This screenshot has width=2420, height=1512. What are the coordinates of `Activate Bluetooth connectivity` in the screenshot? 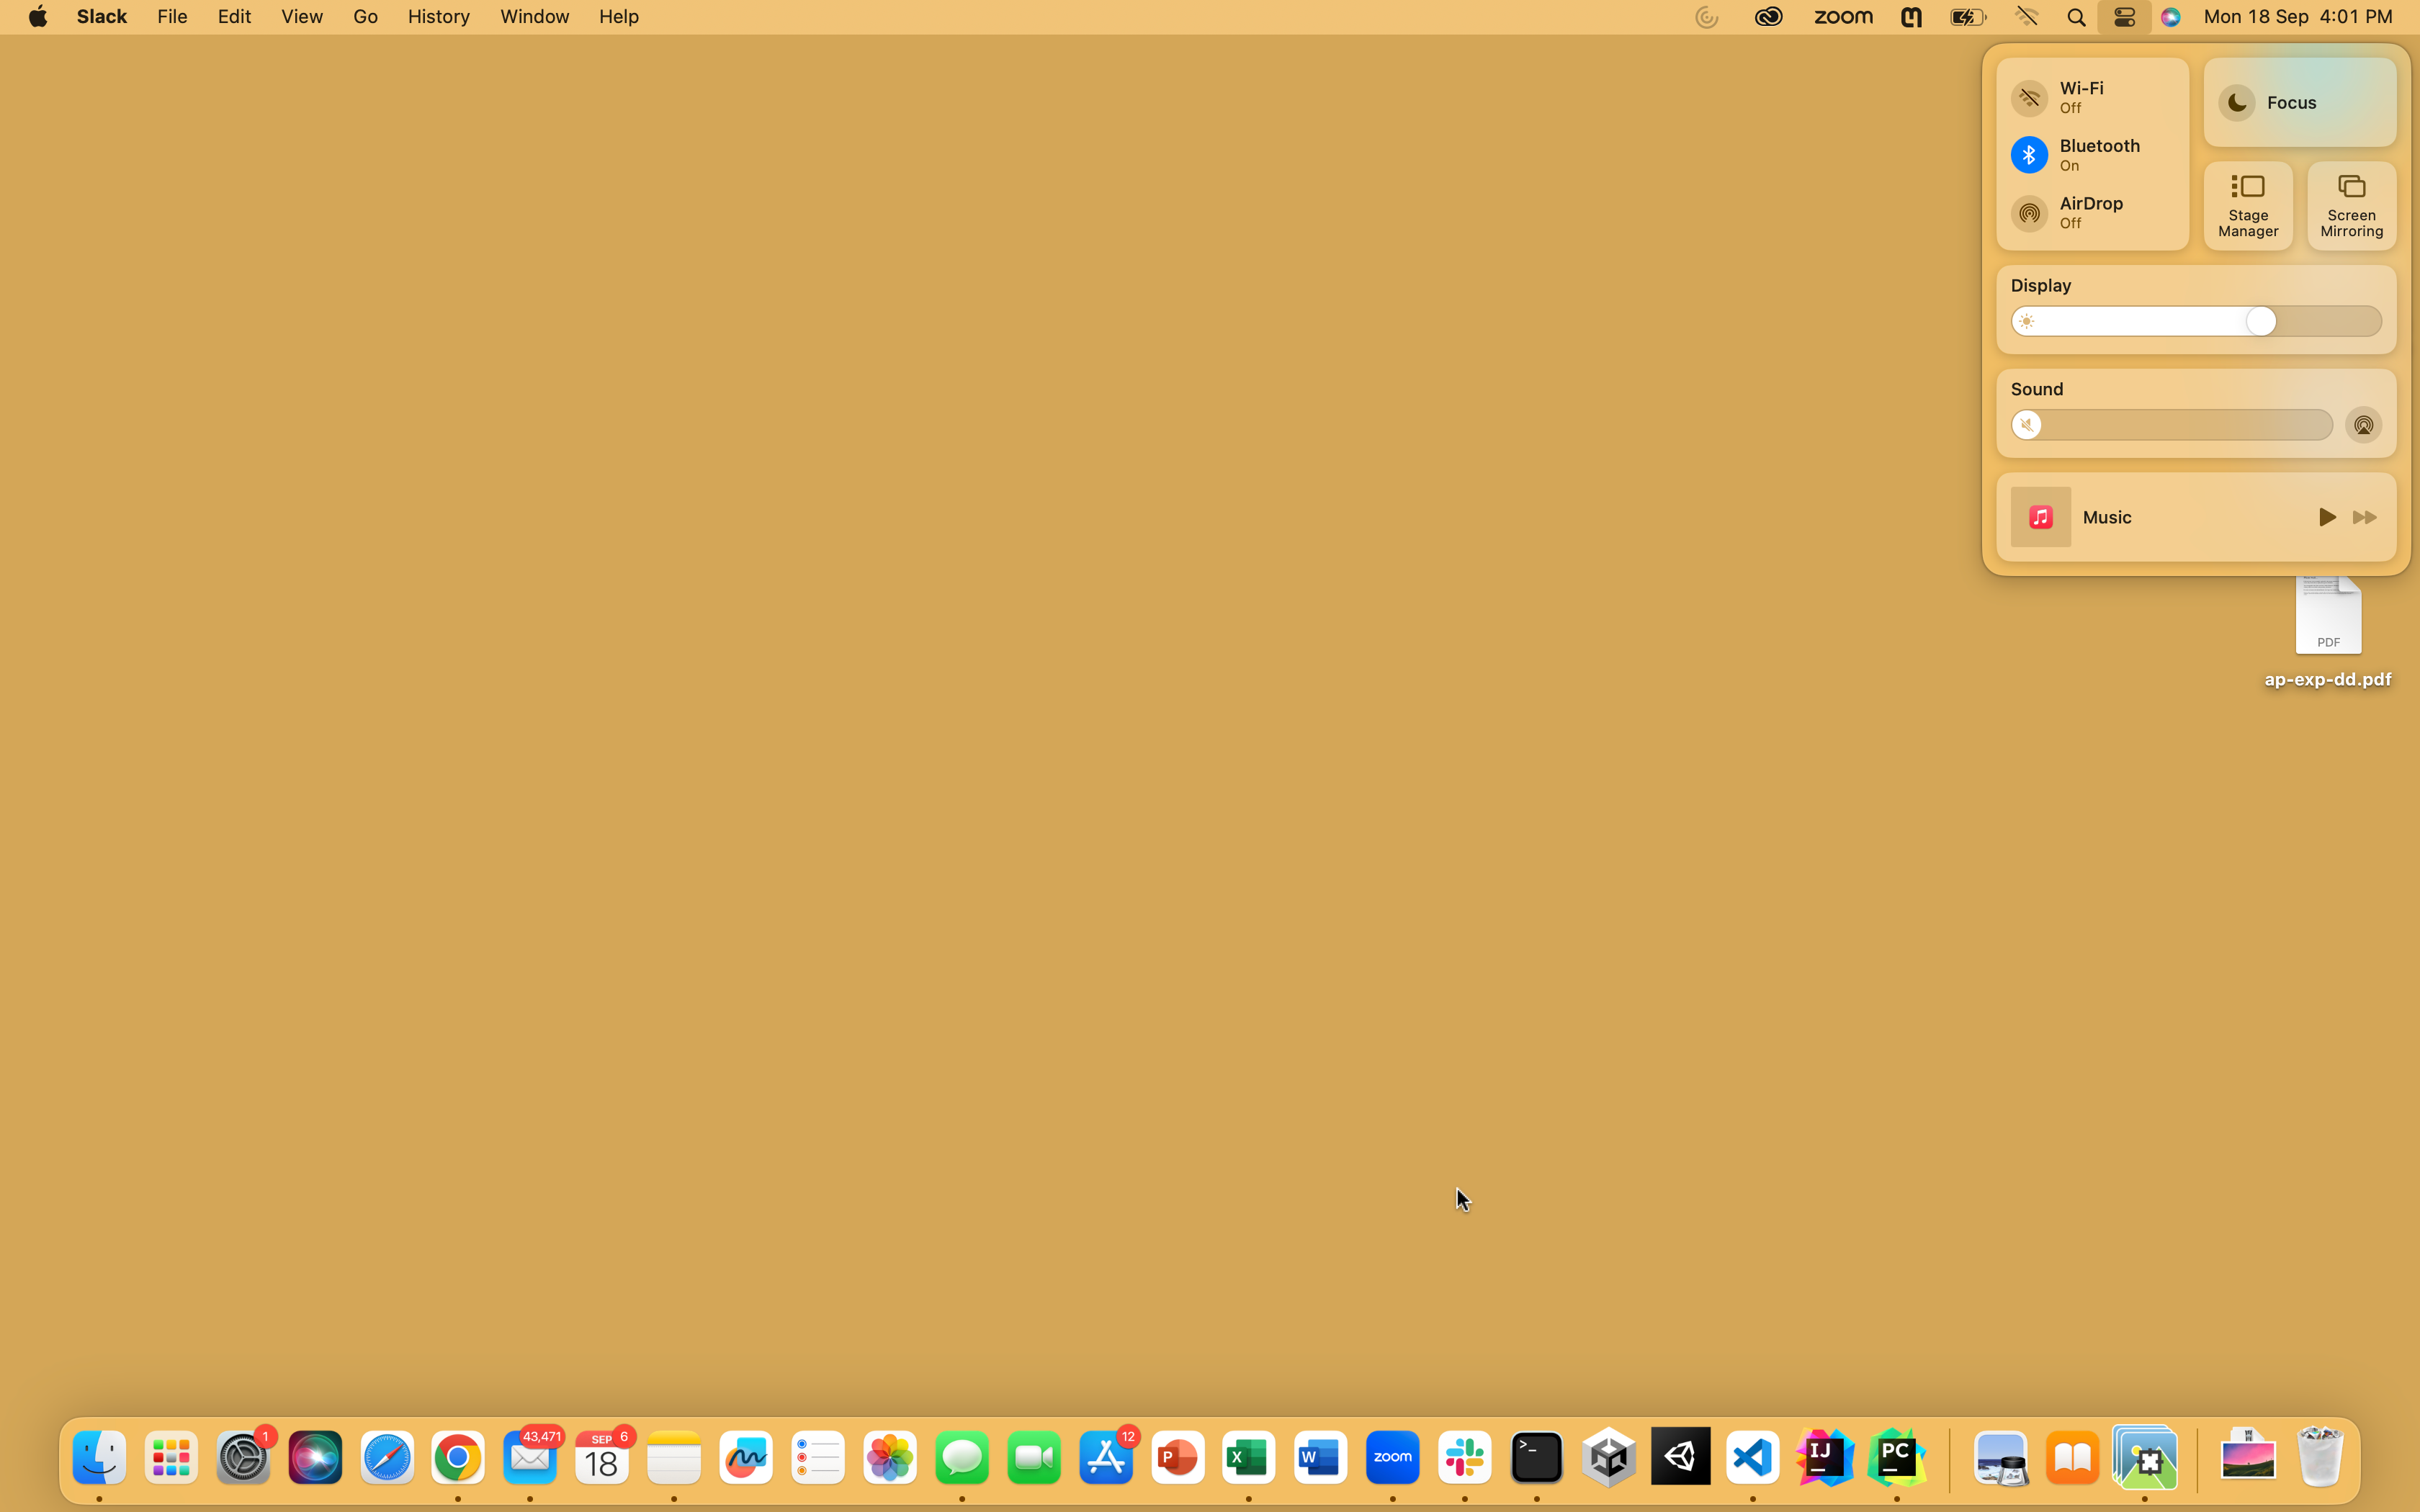 It's located at (2089, 153).